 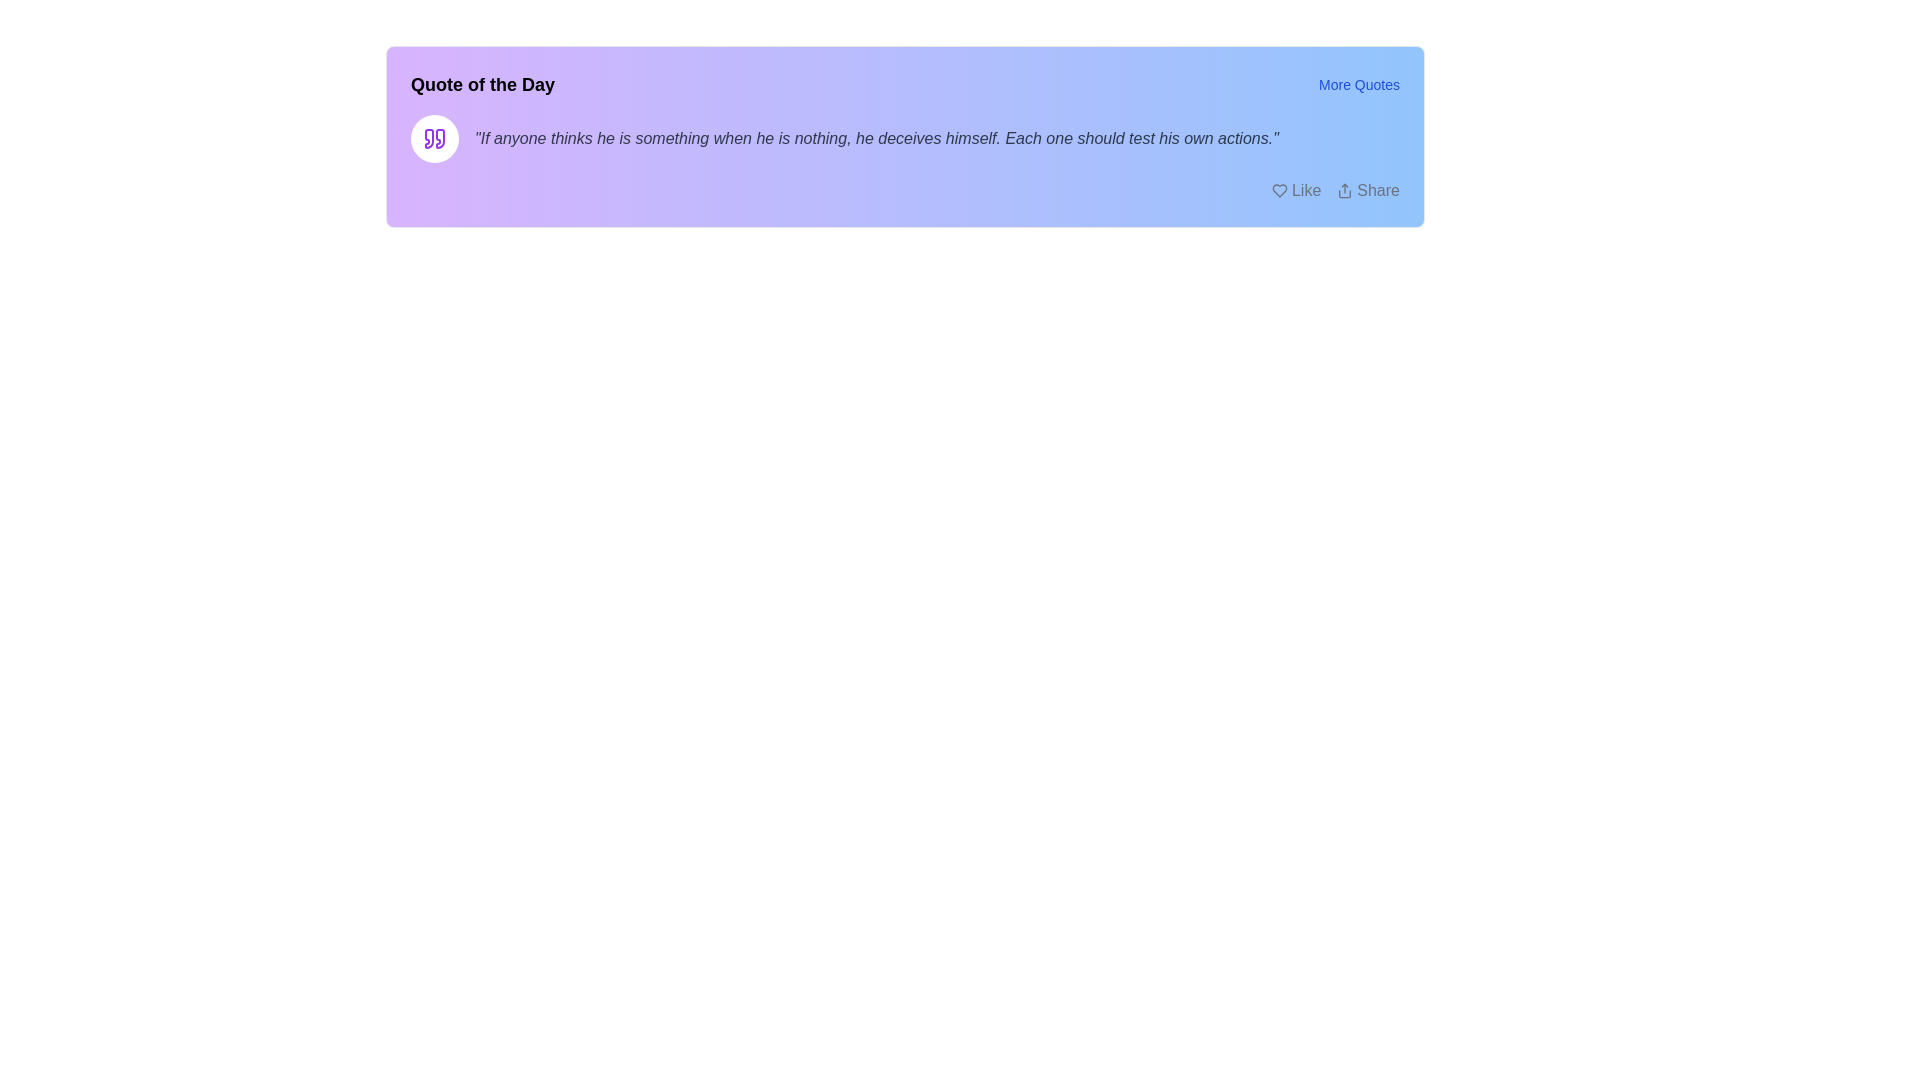 I want to click on the left quote mark graphical icon located in the upper left corner of the quote-display interface, which symbolizes the beginning of a quote, so click(x=428, y=137).